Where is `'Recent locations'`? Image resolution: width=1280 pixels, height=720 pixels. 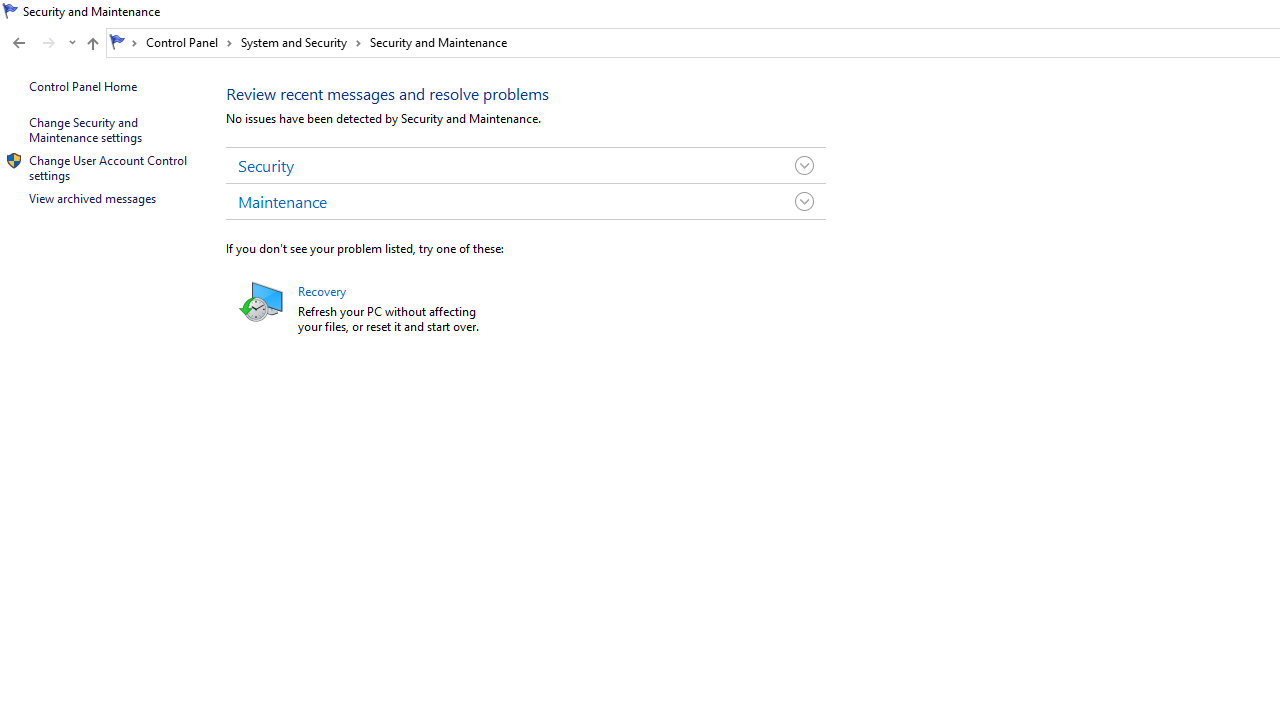 'Recent locations' is located at coordinates (71, 43).